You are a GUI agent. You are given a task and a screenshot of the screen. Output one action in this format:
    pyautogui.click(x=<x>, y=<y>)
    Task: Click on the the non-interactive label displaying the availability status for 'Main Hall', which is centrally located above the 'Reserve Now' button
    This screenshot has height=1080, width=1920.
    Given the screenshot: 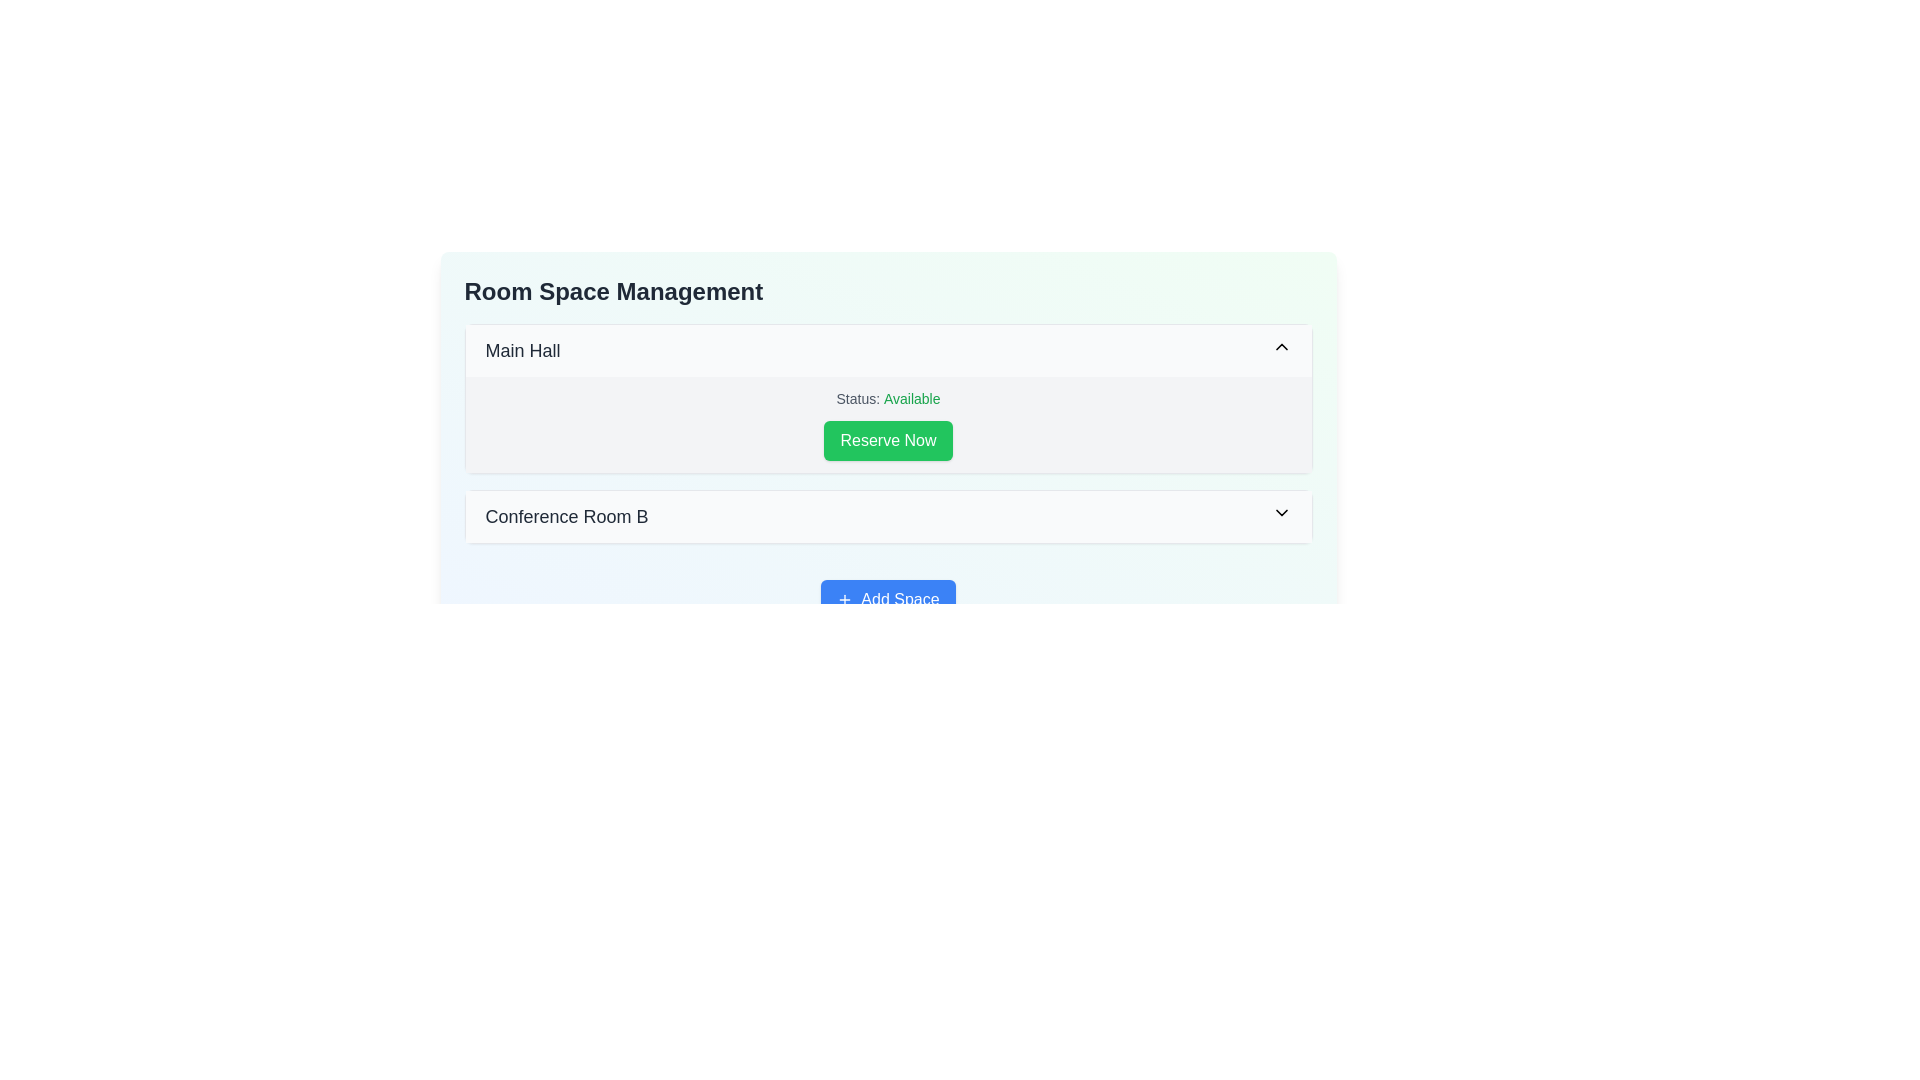 What is the action you would take?
    pyautogui.click(x=911, y=398)
    